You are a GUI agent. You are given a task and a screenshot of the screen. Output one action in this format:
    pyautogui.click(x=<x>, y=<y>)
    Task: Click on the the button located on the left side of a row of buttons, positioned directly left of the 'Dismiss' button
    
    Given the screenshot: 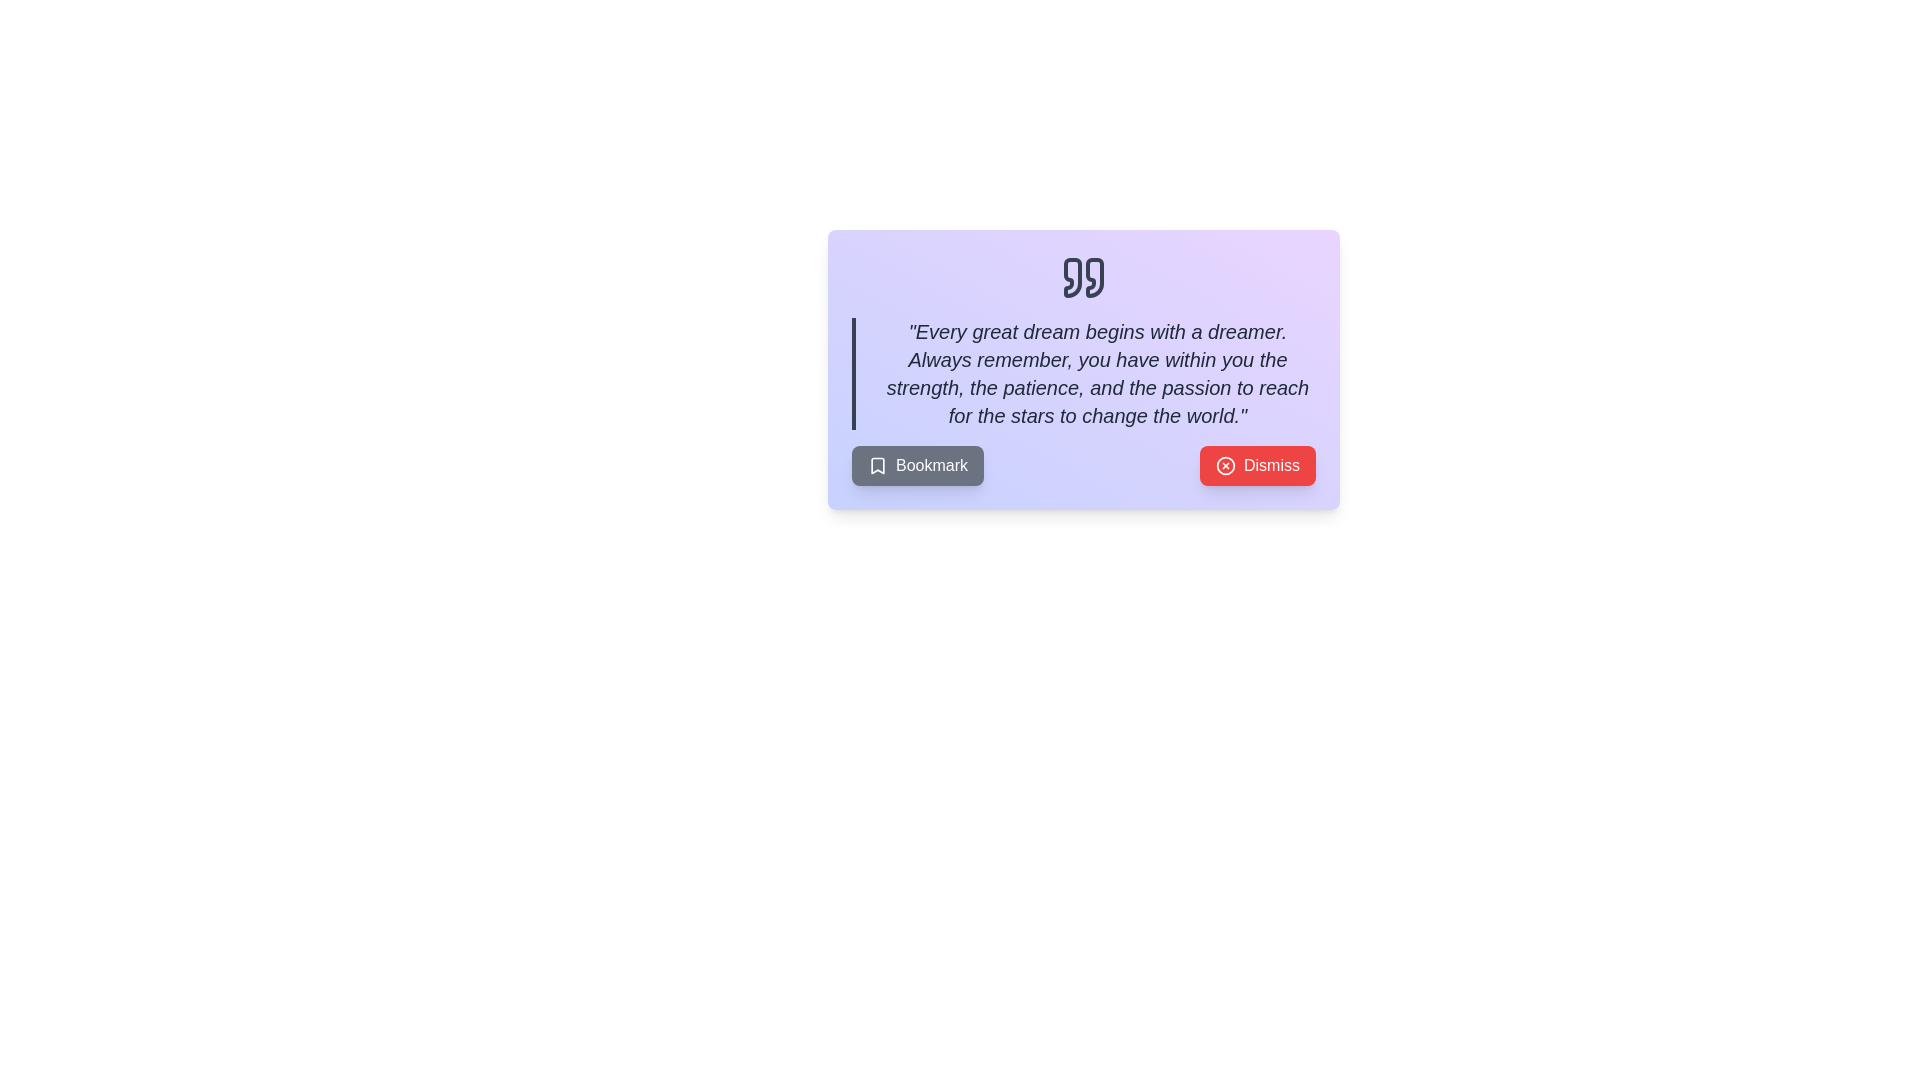 What is the action you would take?
    pyautogui.click(x=916, y=466)
    